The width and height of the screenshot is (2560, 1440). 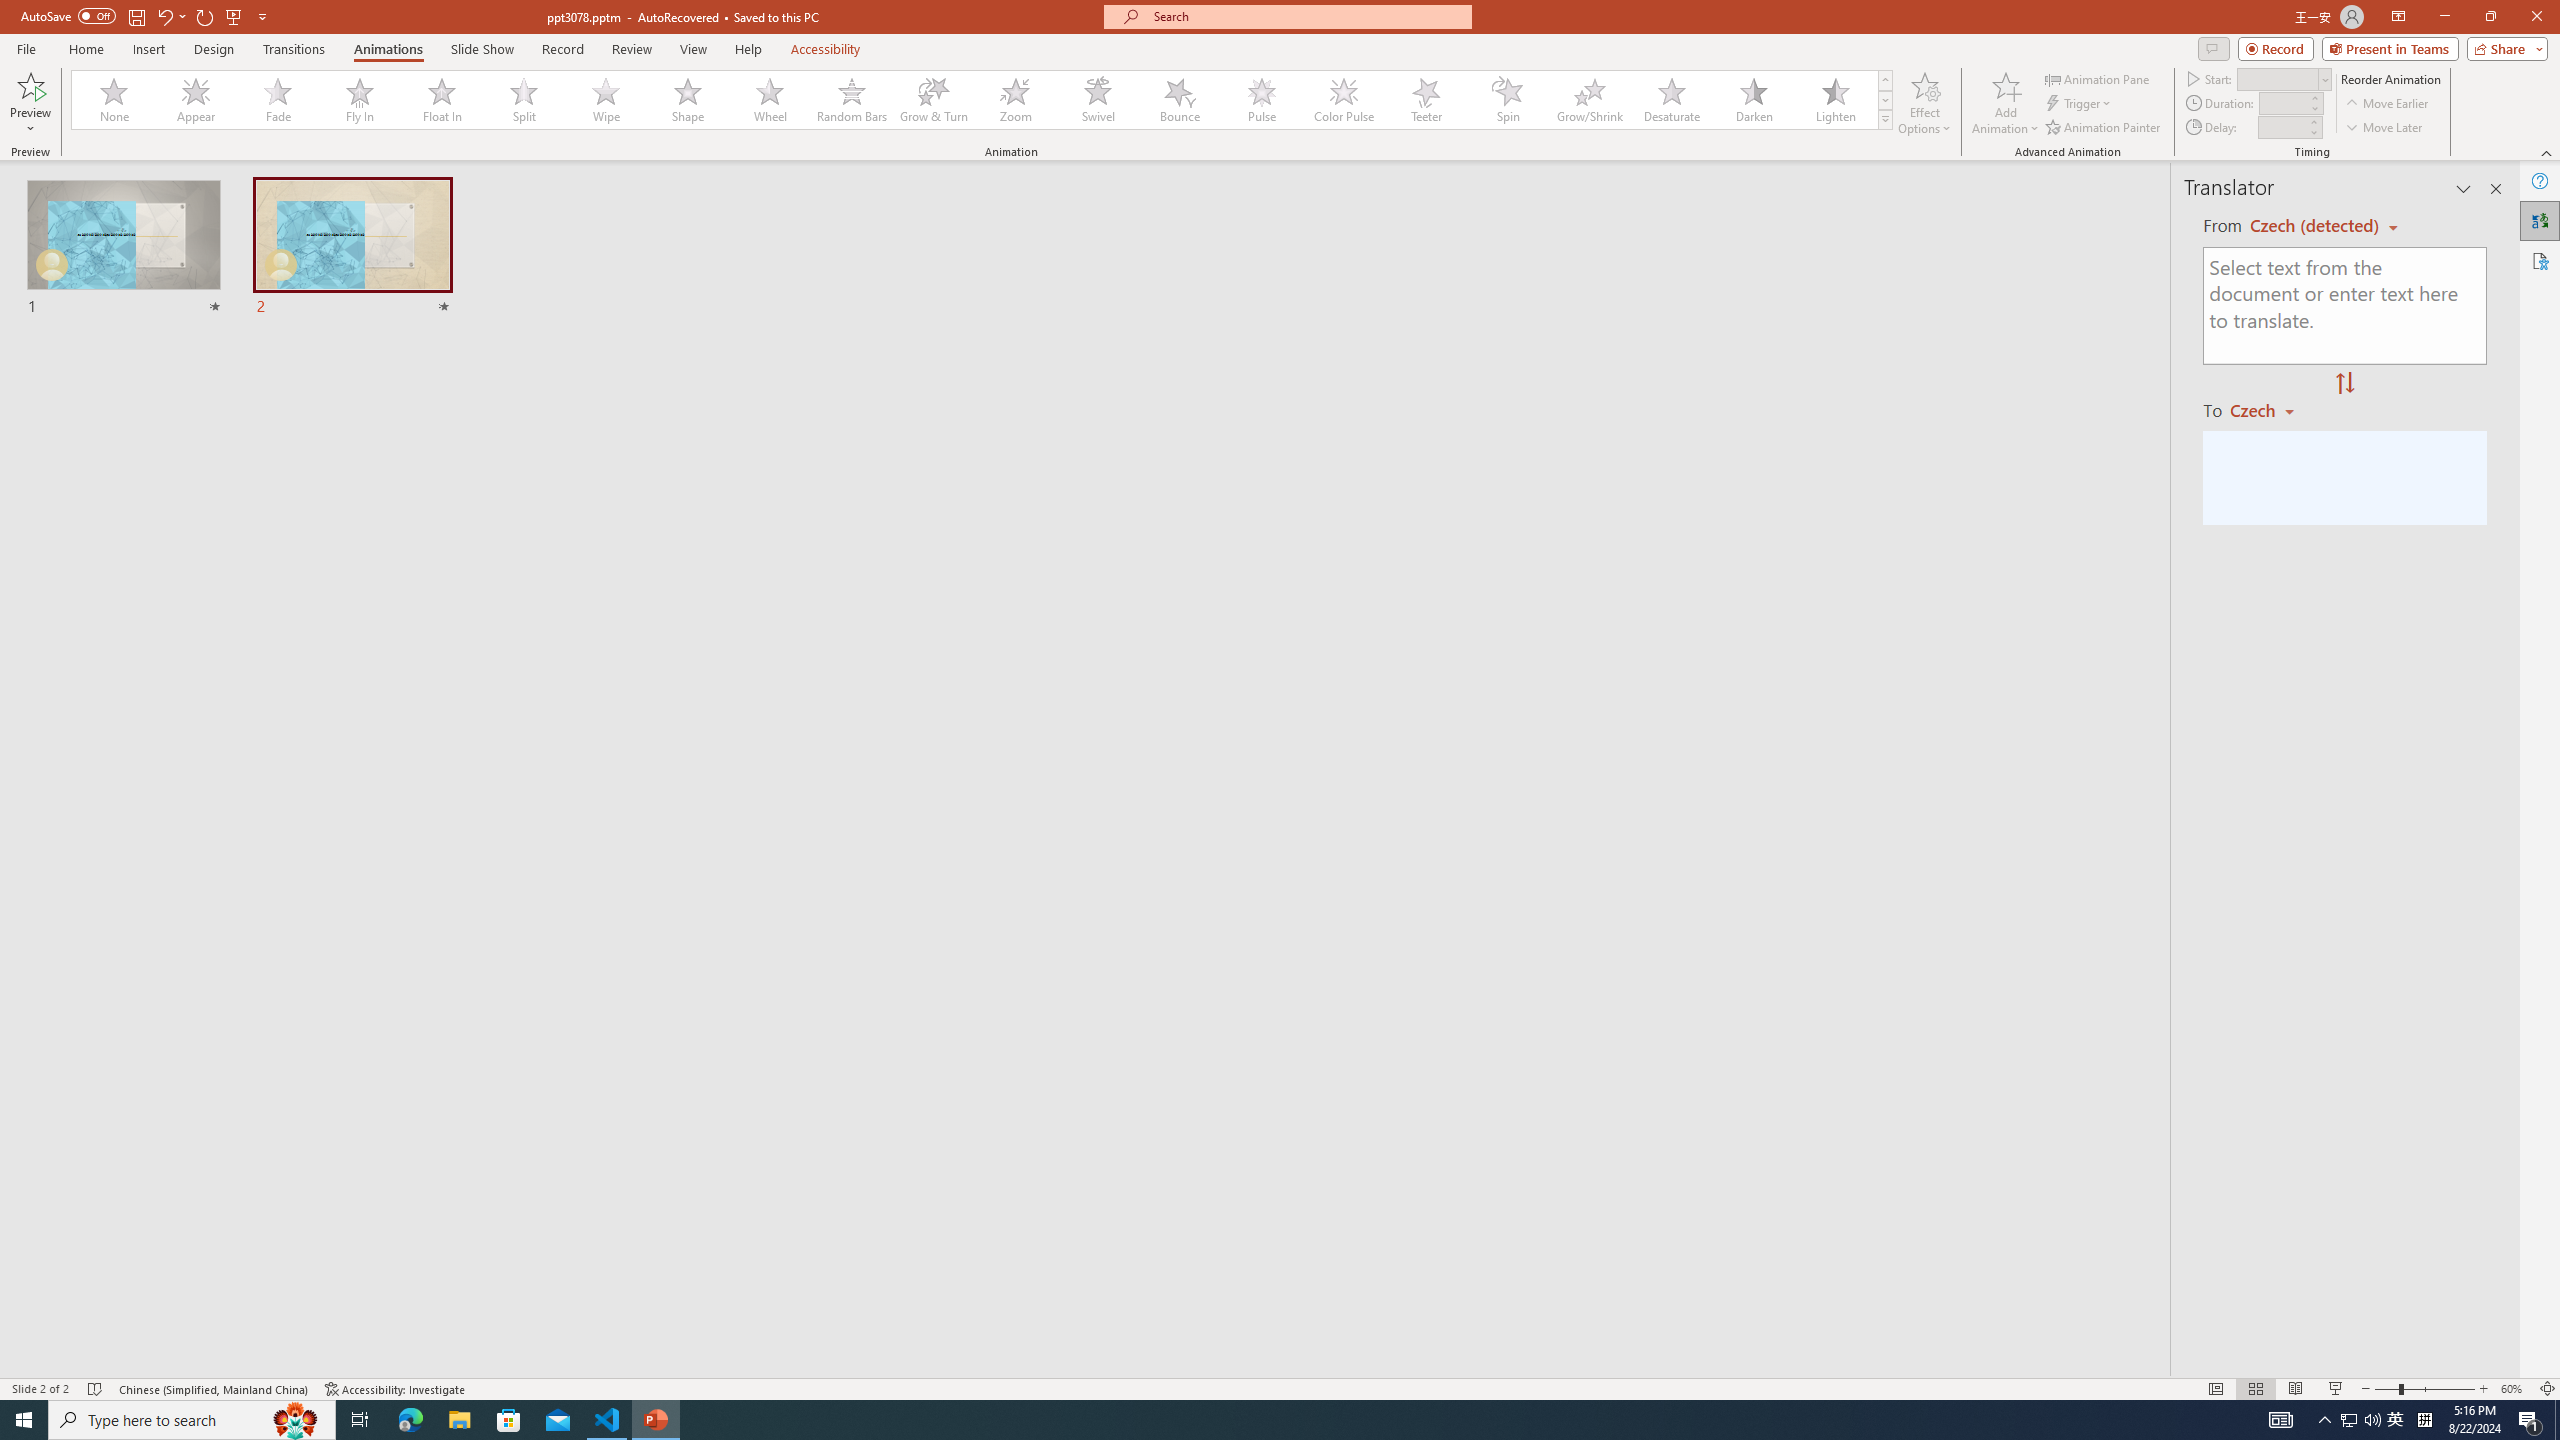 I want to click on 'Lighten', so click(x=1834, y=99).